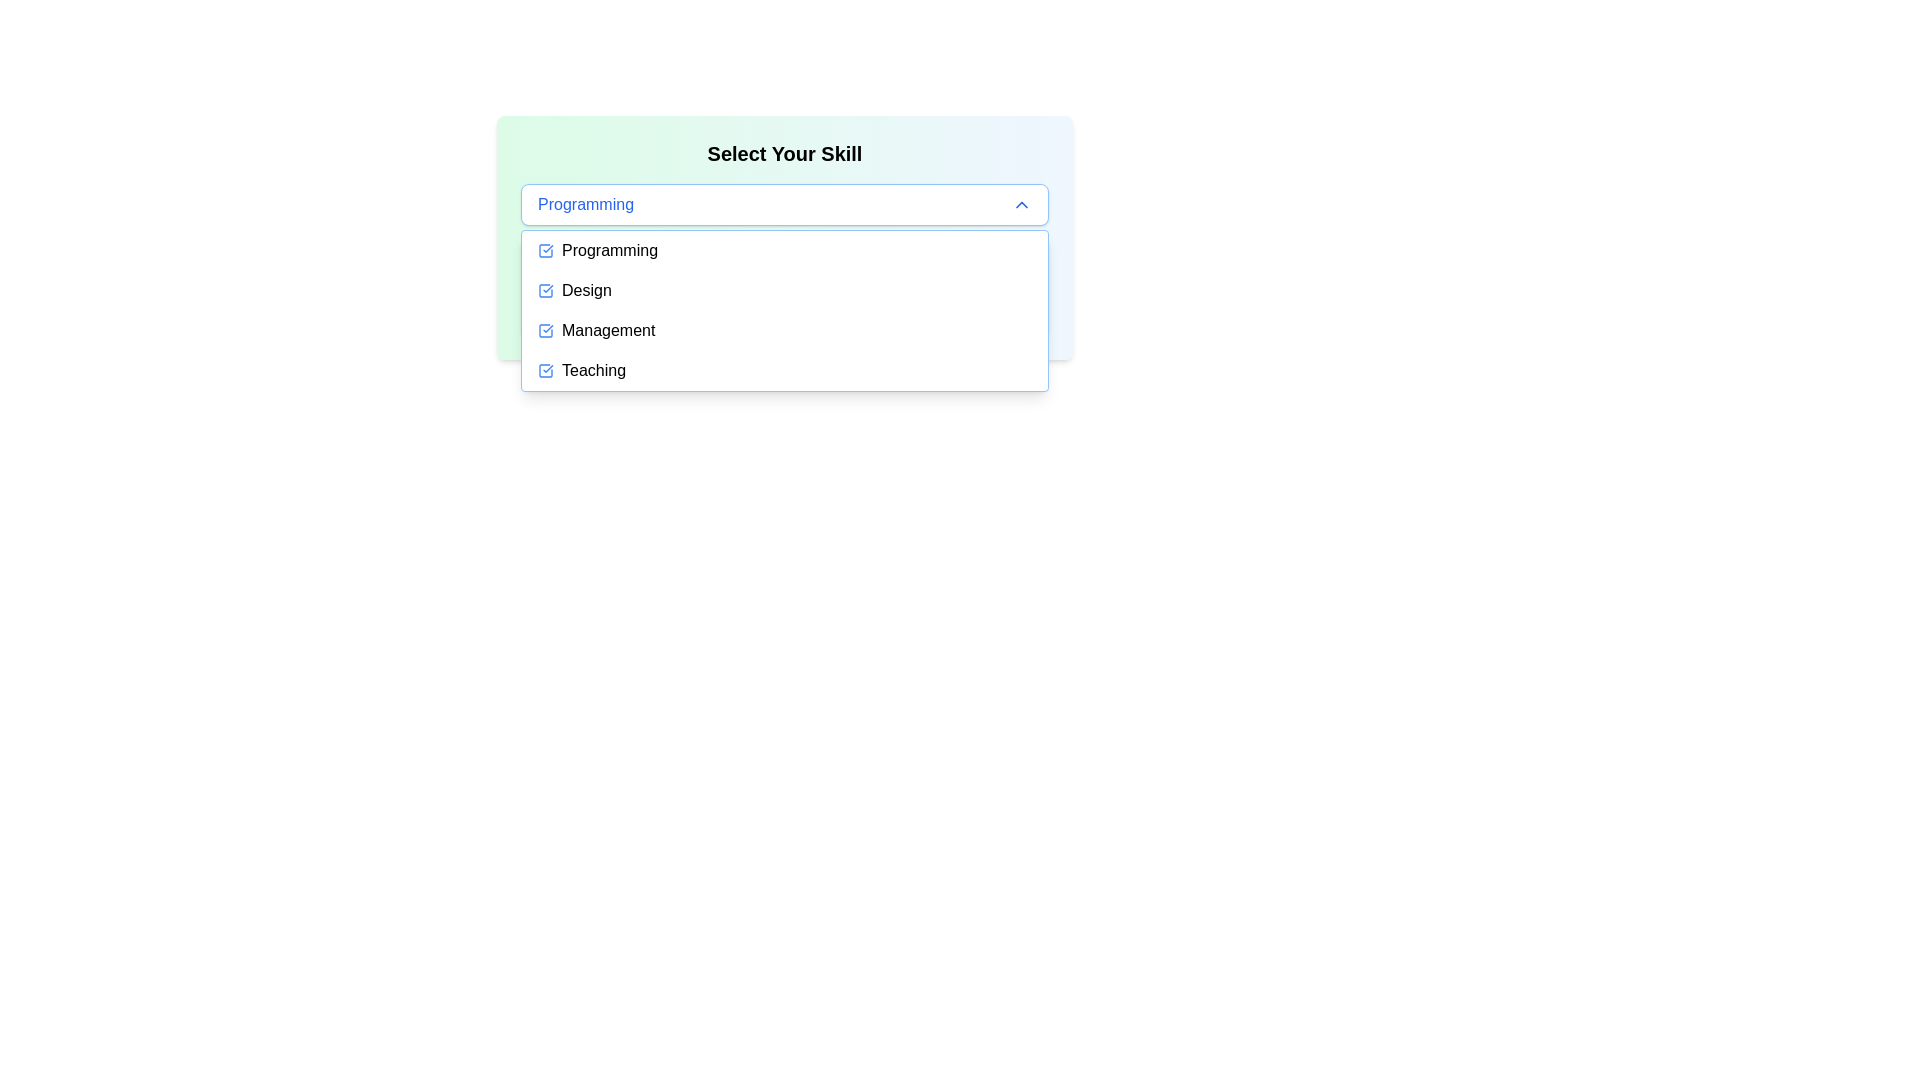 Image resolution: width=1920 pixels, height=1080 pixels. Describe the element at coordinates (1022, 204) in the screenshot. I see `the upward-facing chevron-shaped arrow icon for dropdown toggle, positioned to the far right of the 'Programming' text` at that location.